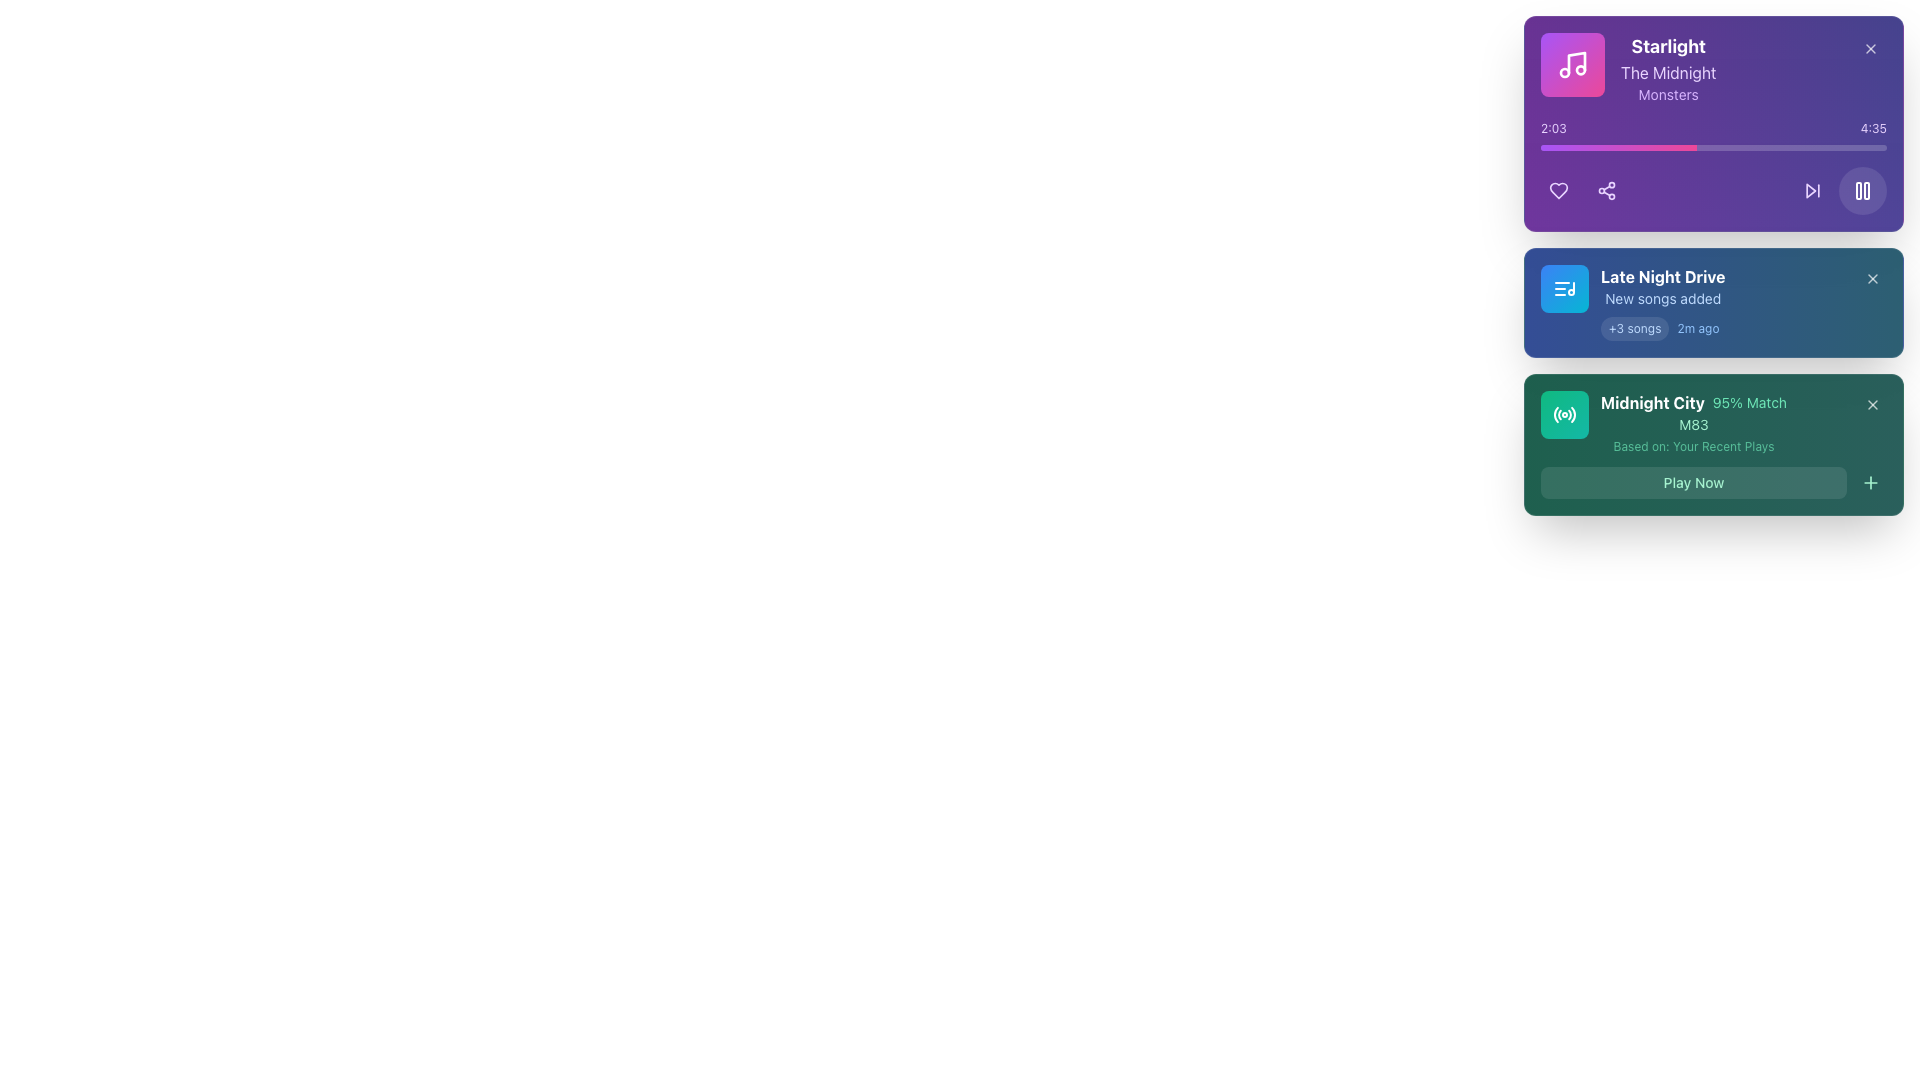 The width and height of the screenshot is (1920, 1080). Describe the element at coordinates (1684, 146) in the screenshot. I see `playback progress` at that location.